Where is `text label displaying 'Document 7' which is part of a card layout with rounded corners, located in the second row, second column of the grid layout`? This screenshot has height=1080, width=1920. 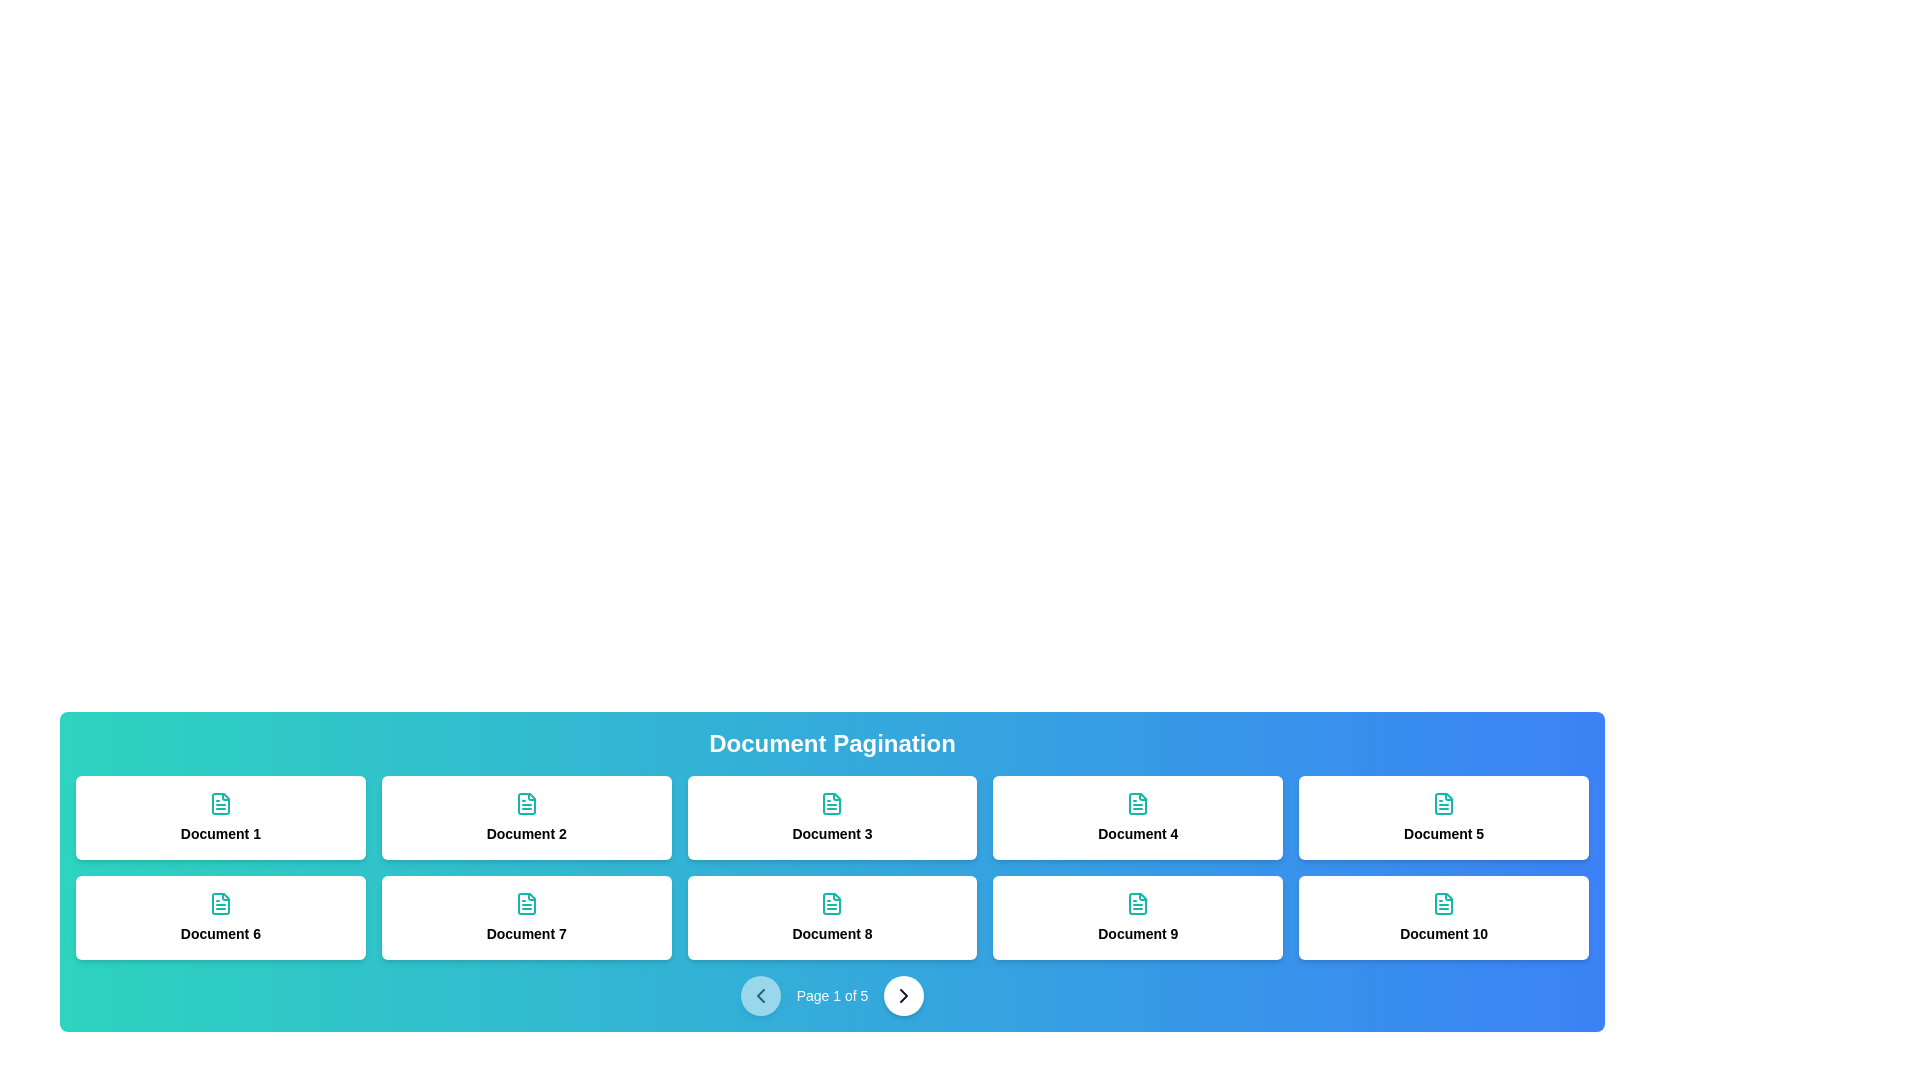
text label displaying 'Document 7' which is part of a card layout with rounded corners, located in the second row, second column of the grid layout is located at coordinates (526, 933).